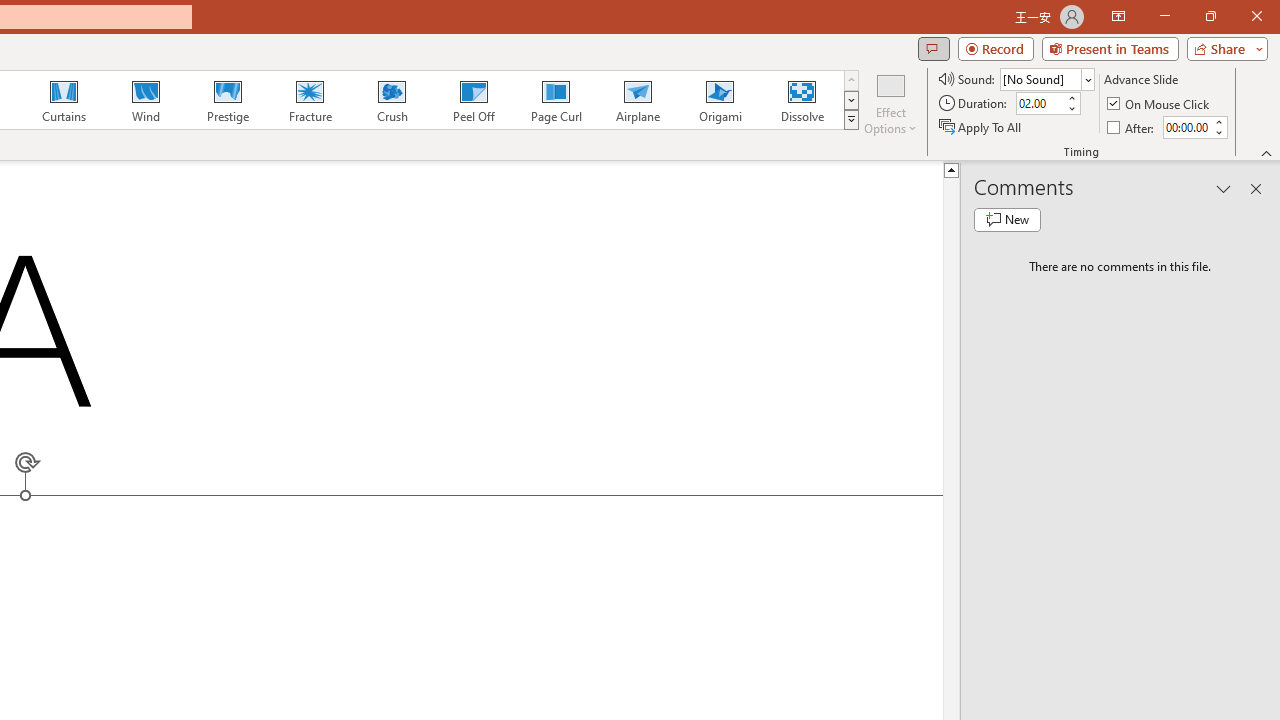 The height and width of the screenshot is (720, 1280). What do you see at coordinates (1007, 219) in the screenshot?
I see `'New comment'` at bounding box center [1007, 219].